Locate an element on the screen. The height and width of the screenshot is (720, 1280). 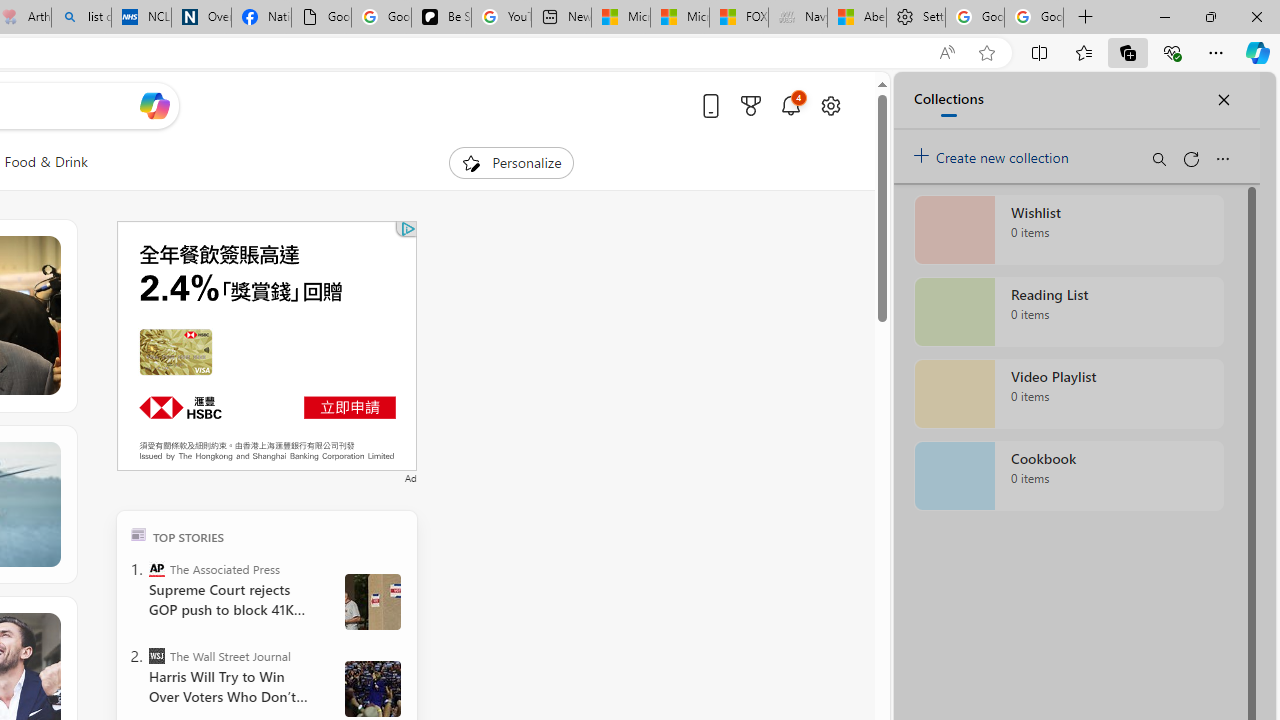
'Be Smart | creating Science videos | Patreon' is located at coordinates (440, 17).